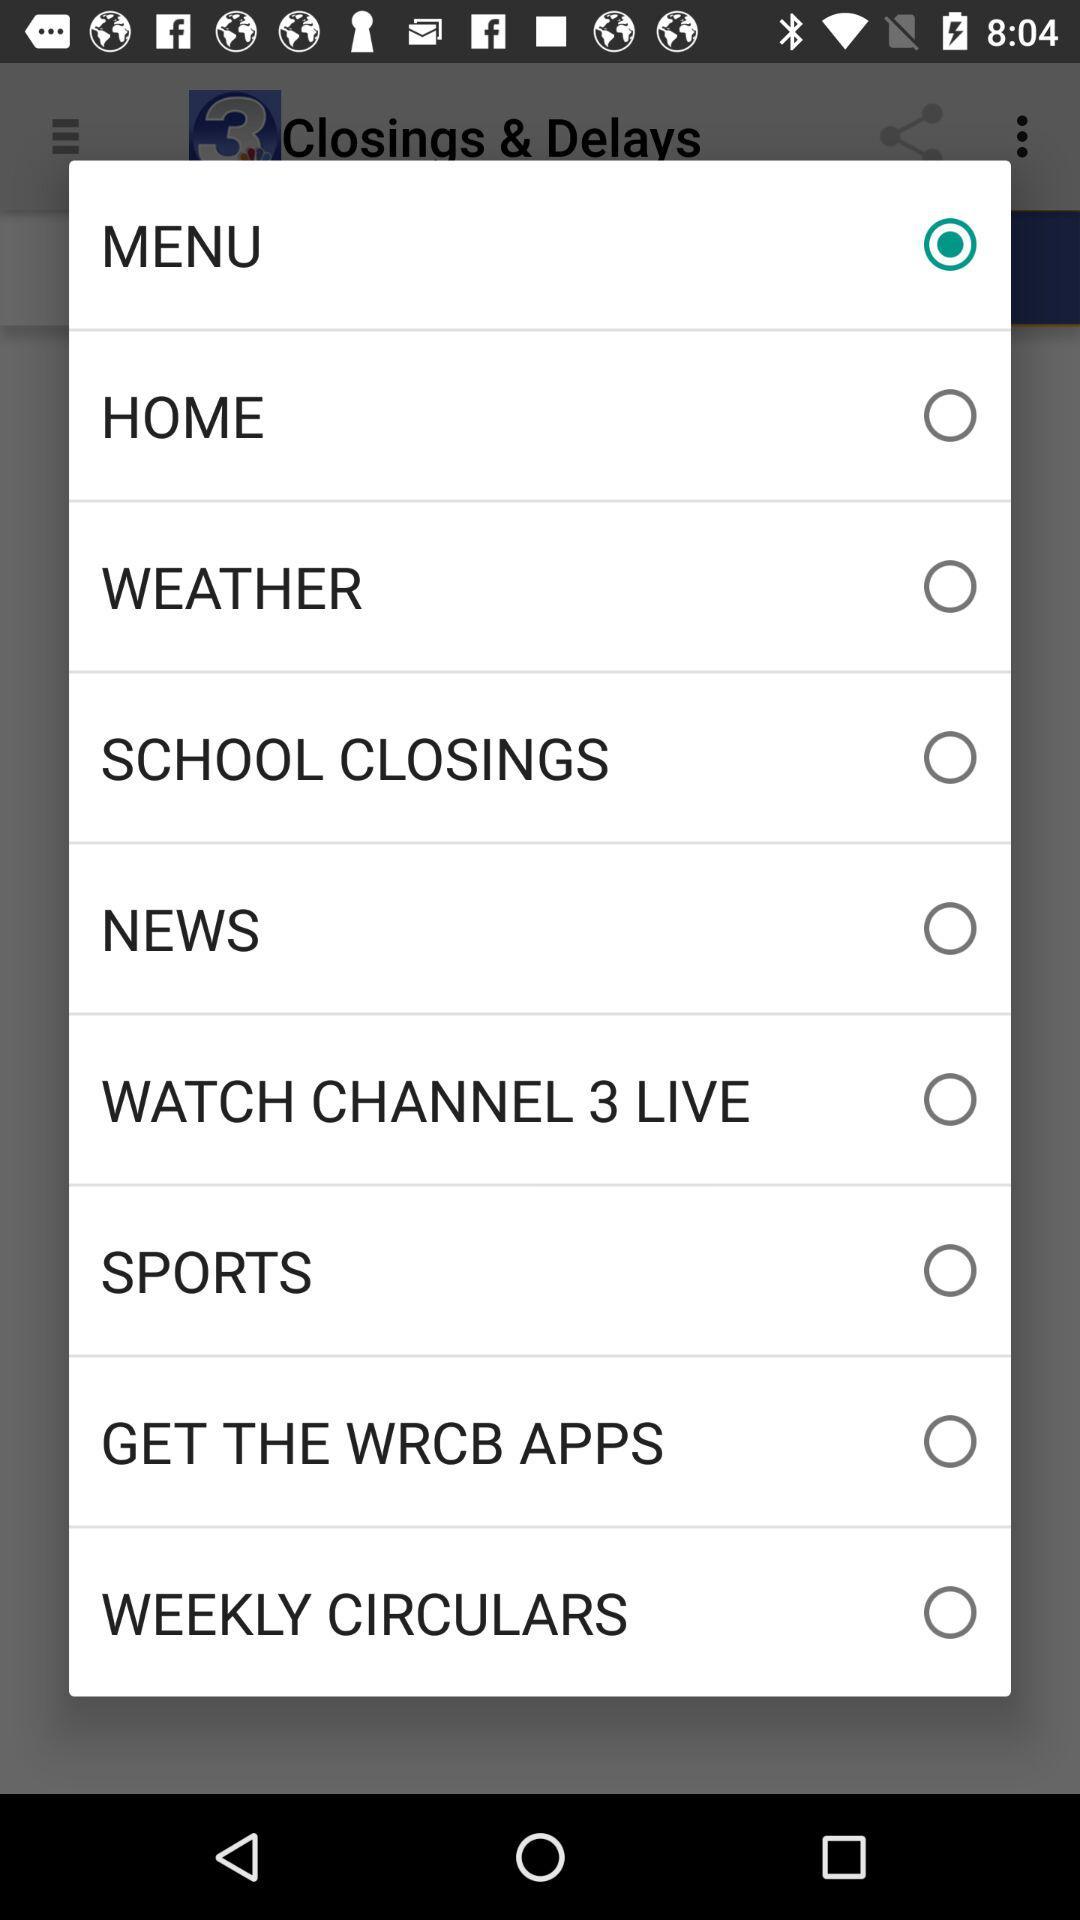  I want to click on the get the wrcb item, so click(540, 1441).